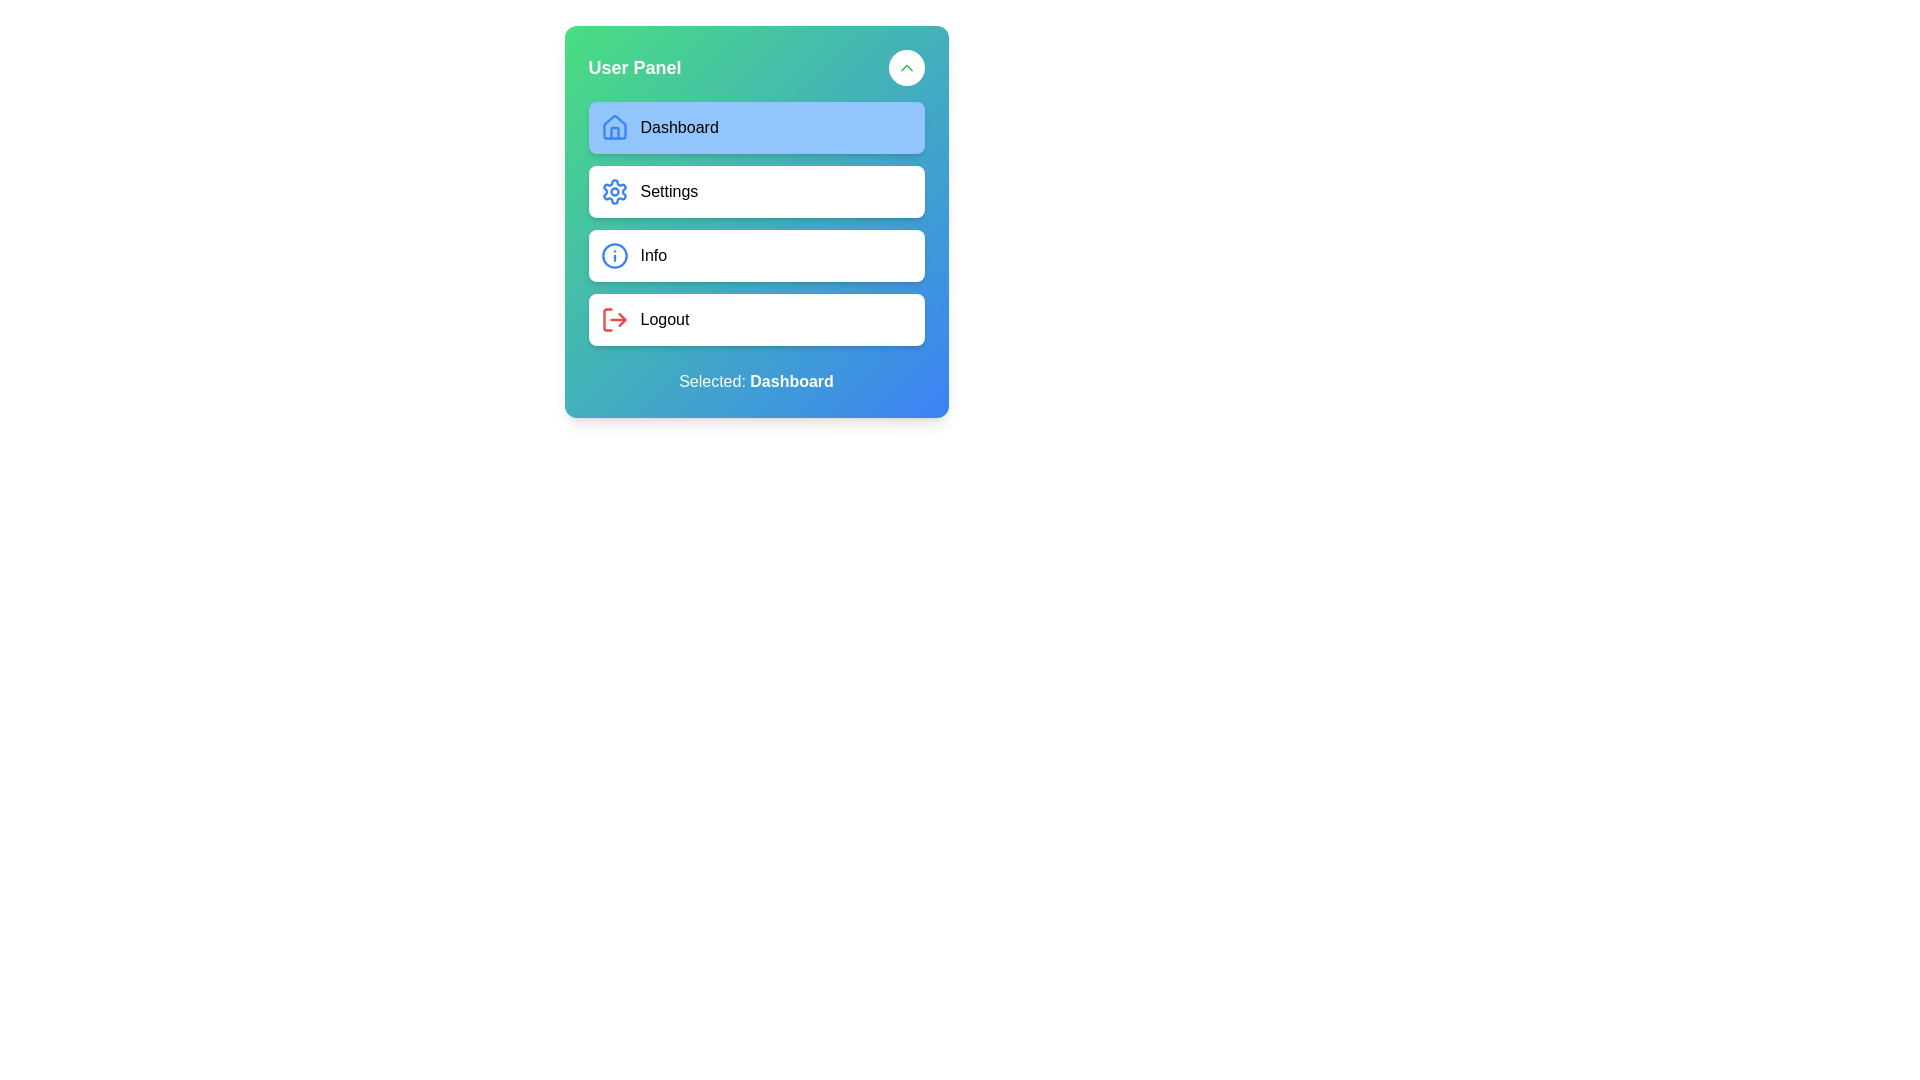 This screenshot has height=1080, width=1920. Describe the element at coordinates (905, 67) in the screenshot. I see `the circular button with a white background and green upward-pointing chevron icon located at the top-right corner of the 'User Panel'` at that location.